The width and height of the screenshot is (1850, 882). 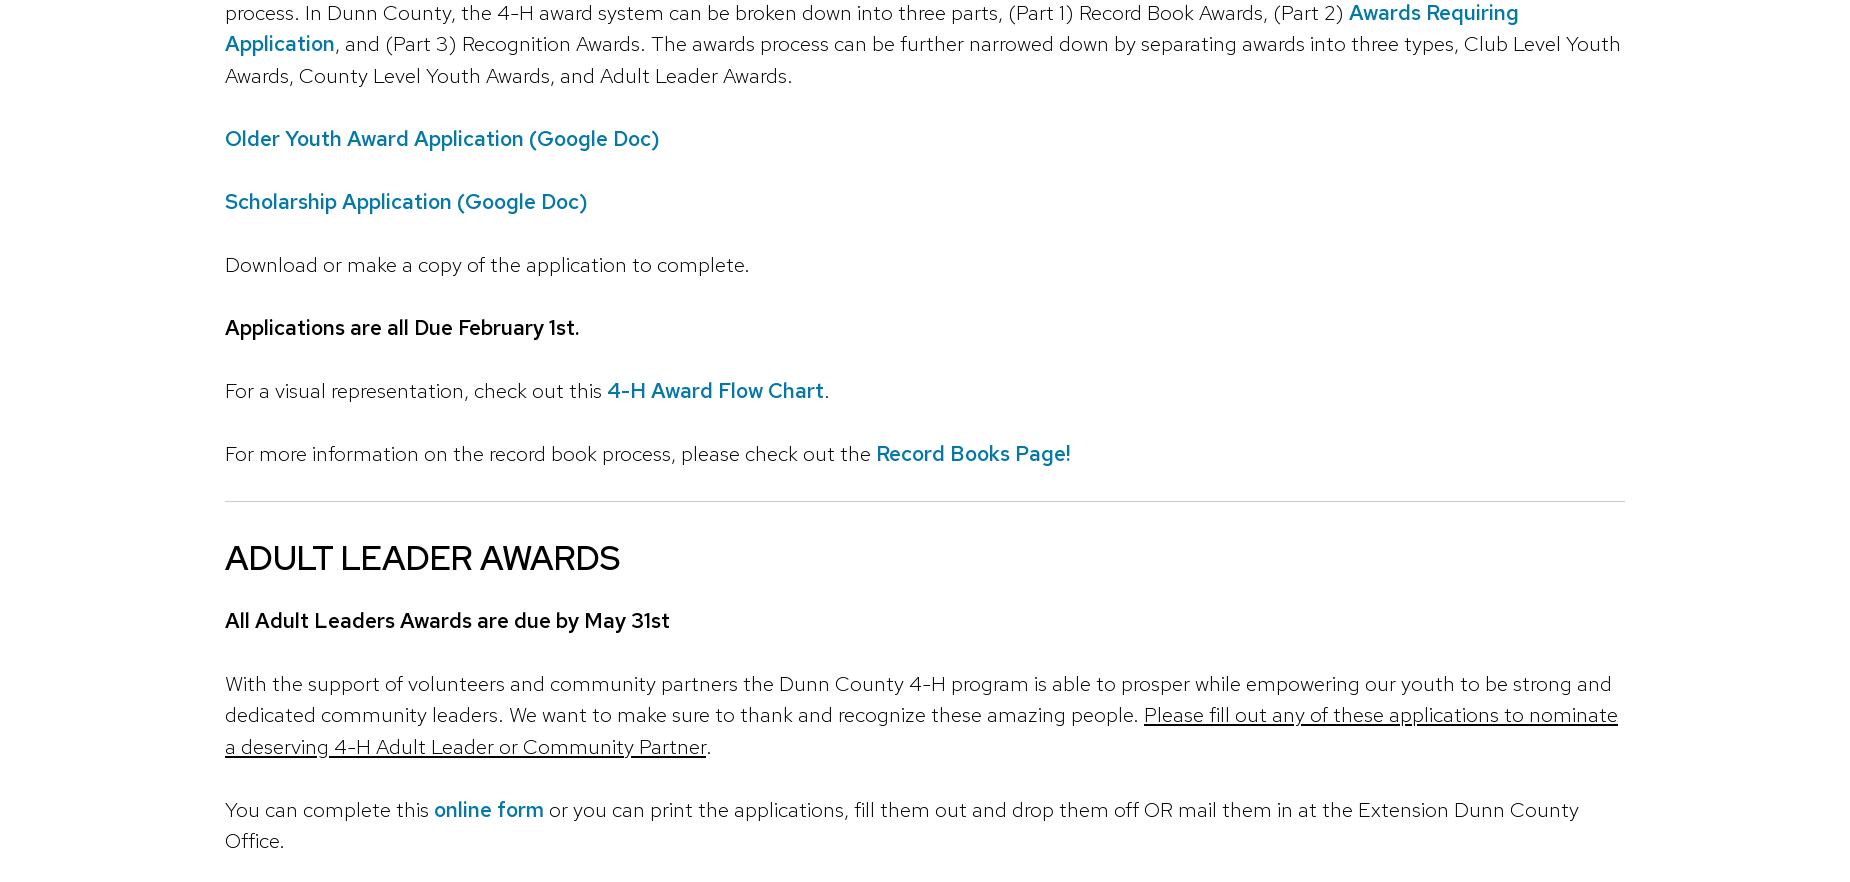 What do you see at coordinates (237, 628) in the screenshot?
I see `'Community Development'` at bounding box center [237, 628].